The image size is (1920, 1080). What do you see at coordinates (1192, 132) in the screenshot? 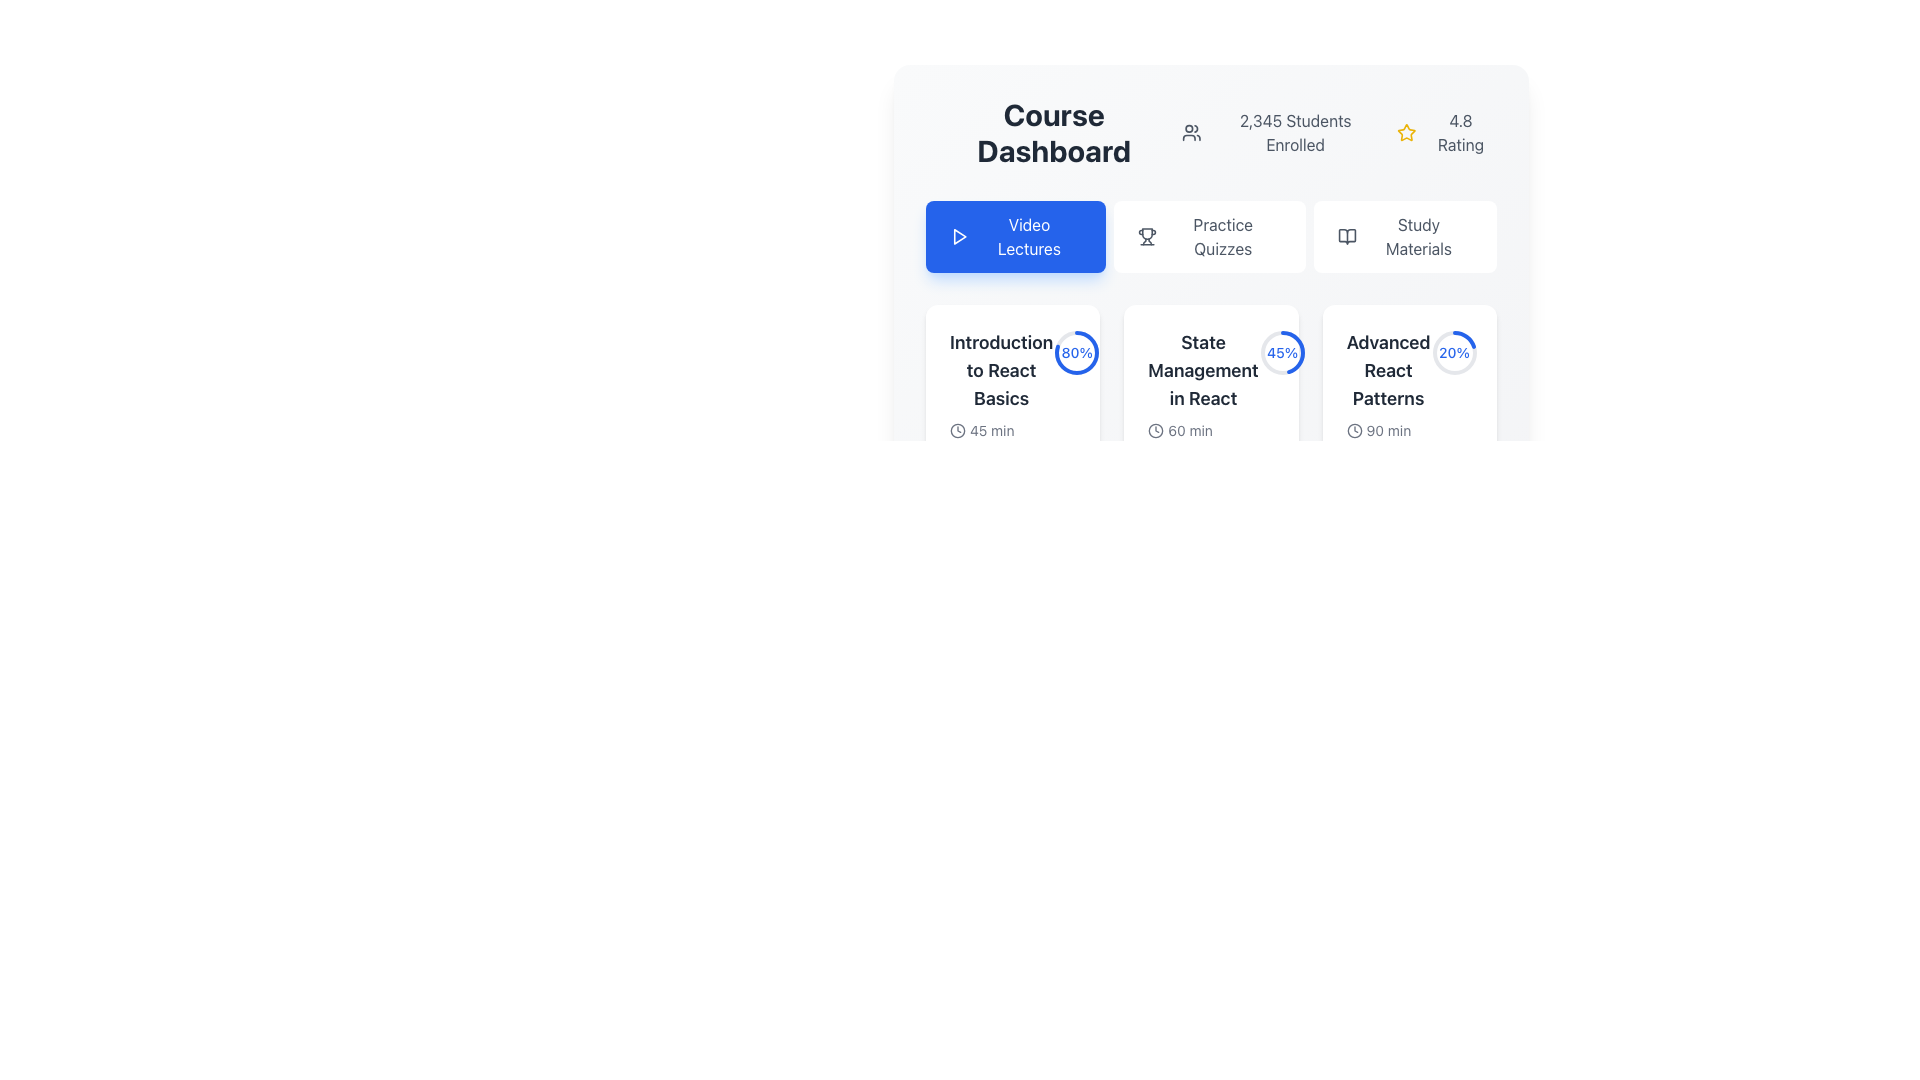
I see `the icon representing two abstract human profiles, located to the left of the text '2,345 Students Enrolled' in the top-right section of the interface` at bounding box center [1192, 132].